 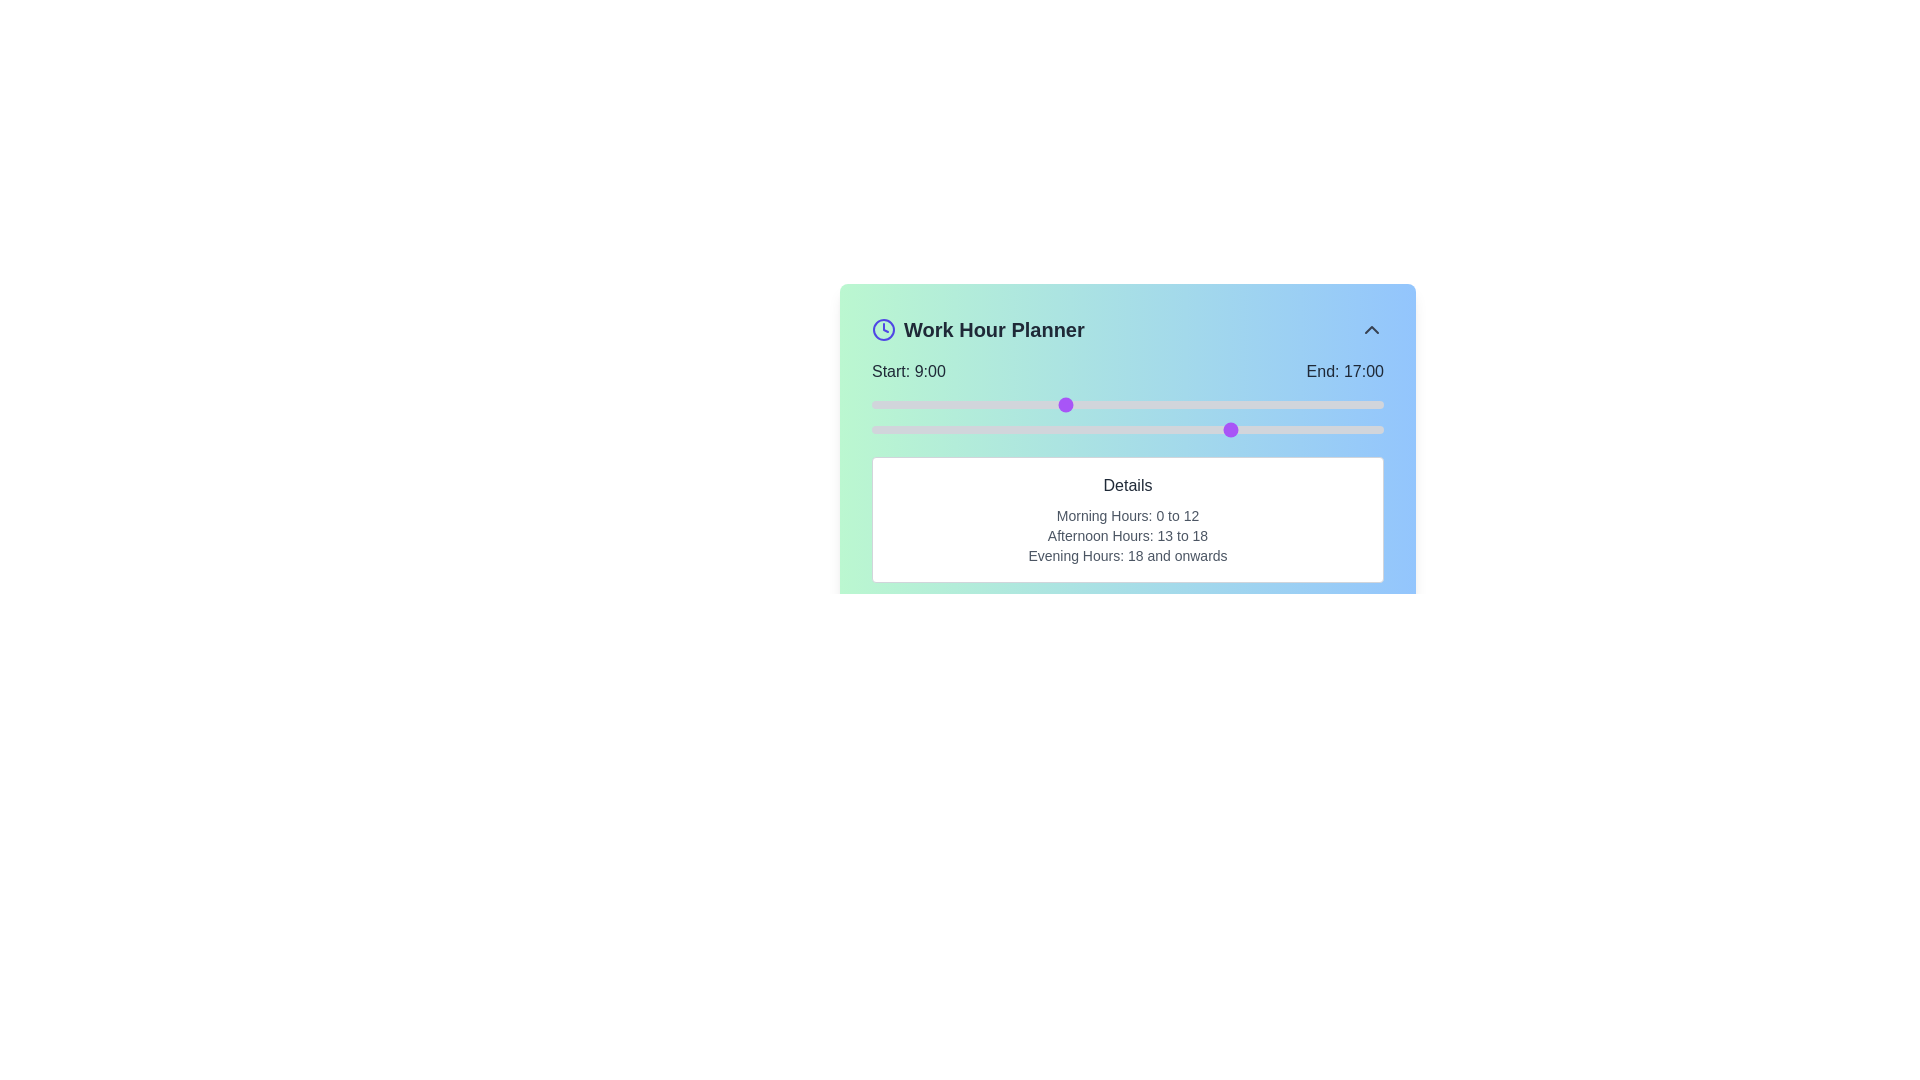 What do you see at coordinates (1084, 405) in the screenshot?
I see `the start time to 10 hours using the left slider` at bounding box center [1084, 405].